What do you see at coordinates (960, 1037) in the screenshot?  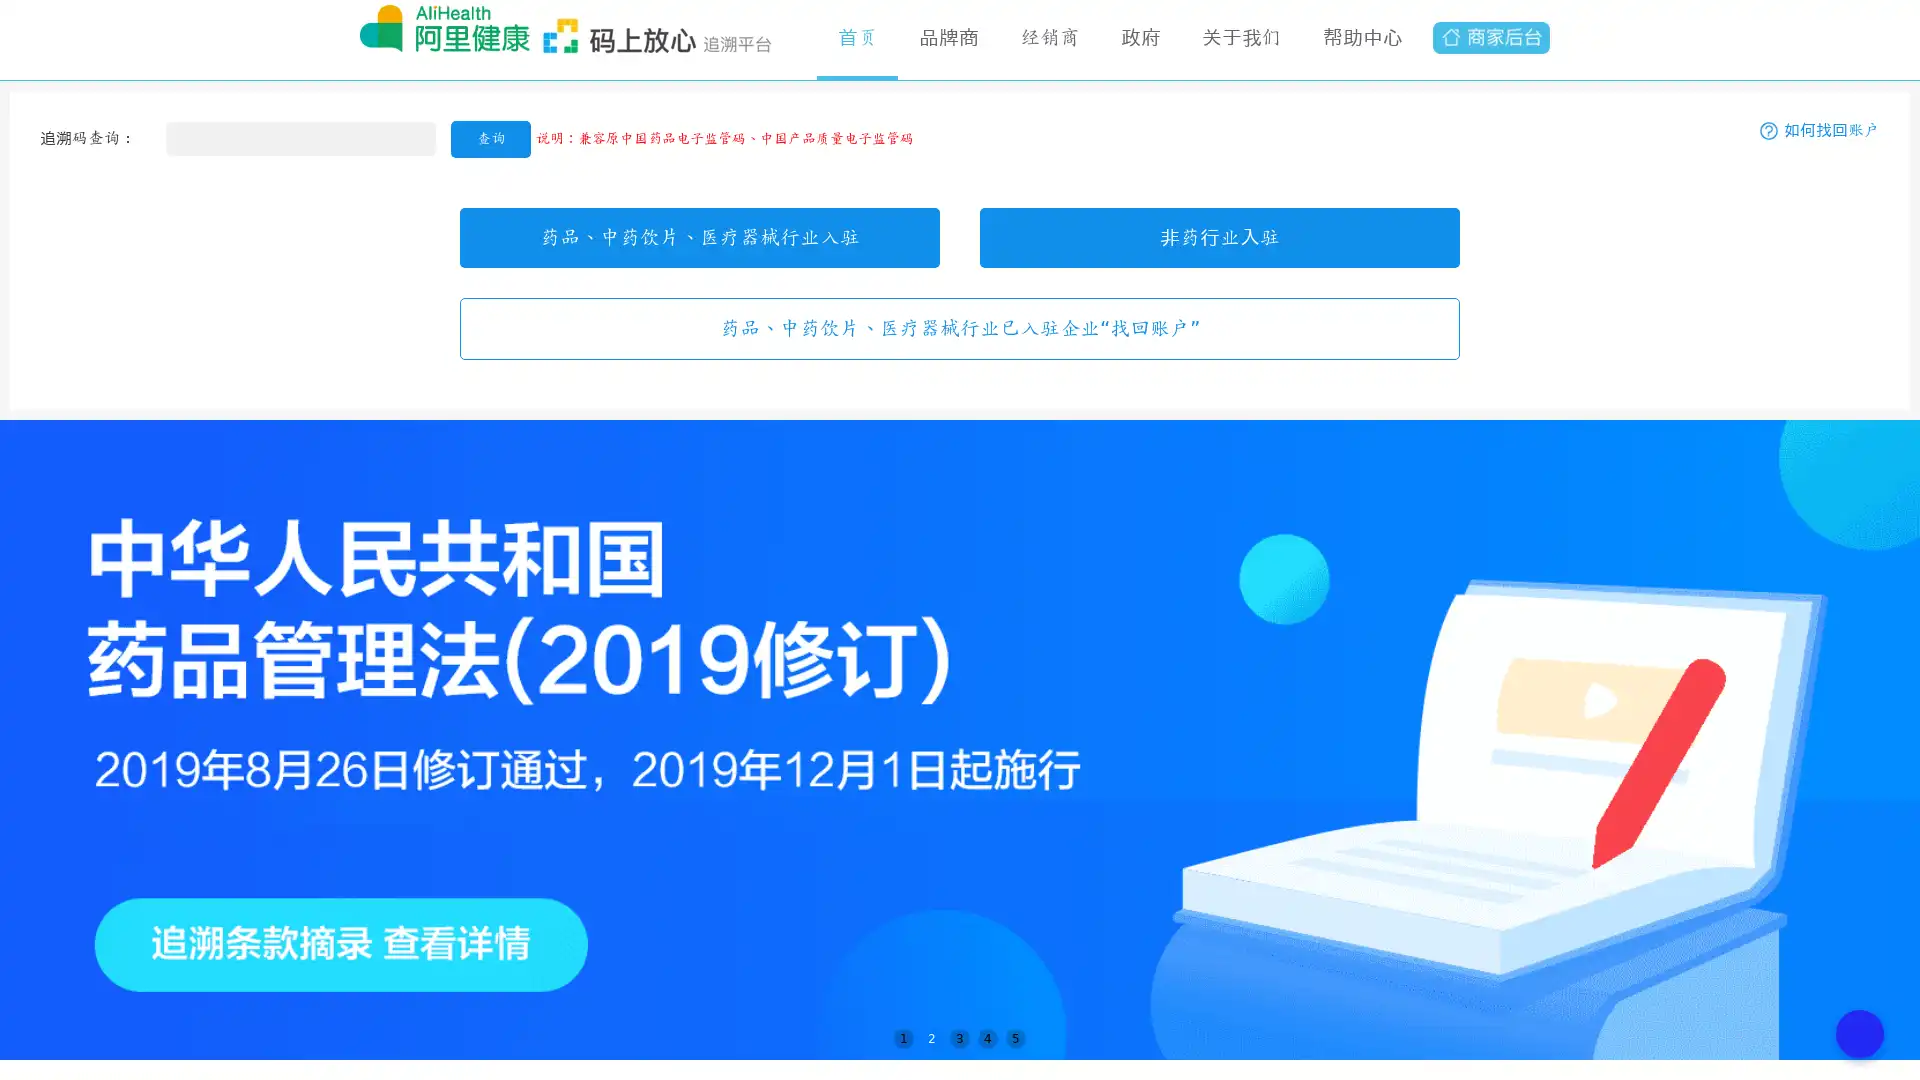 I see `Go to slide 3` at bounding box center [960, 1037].